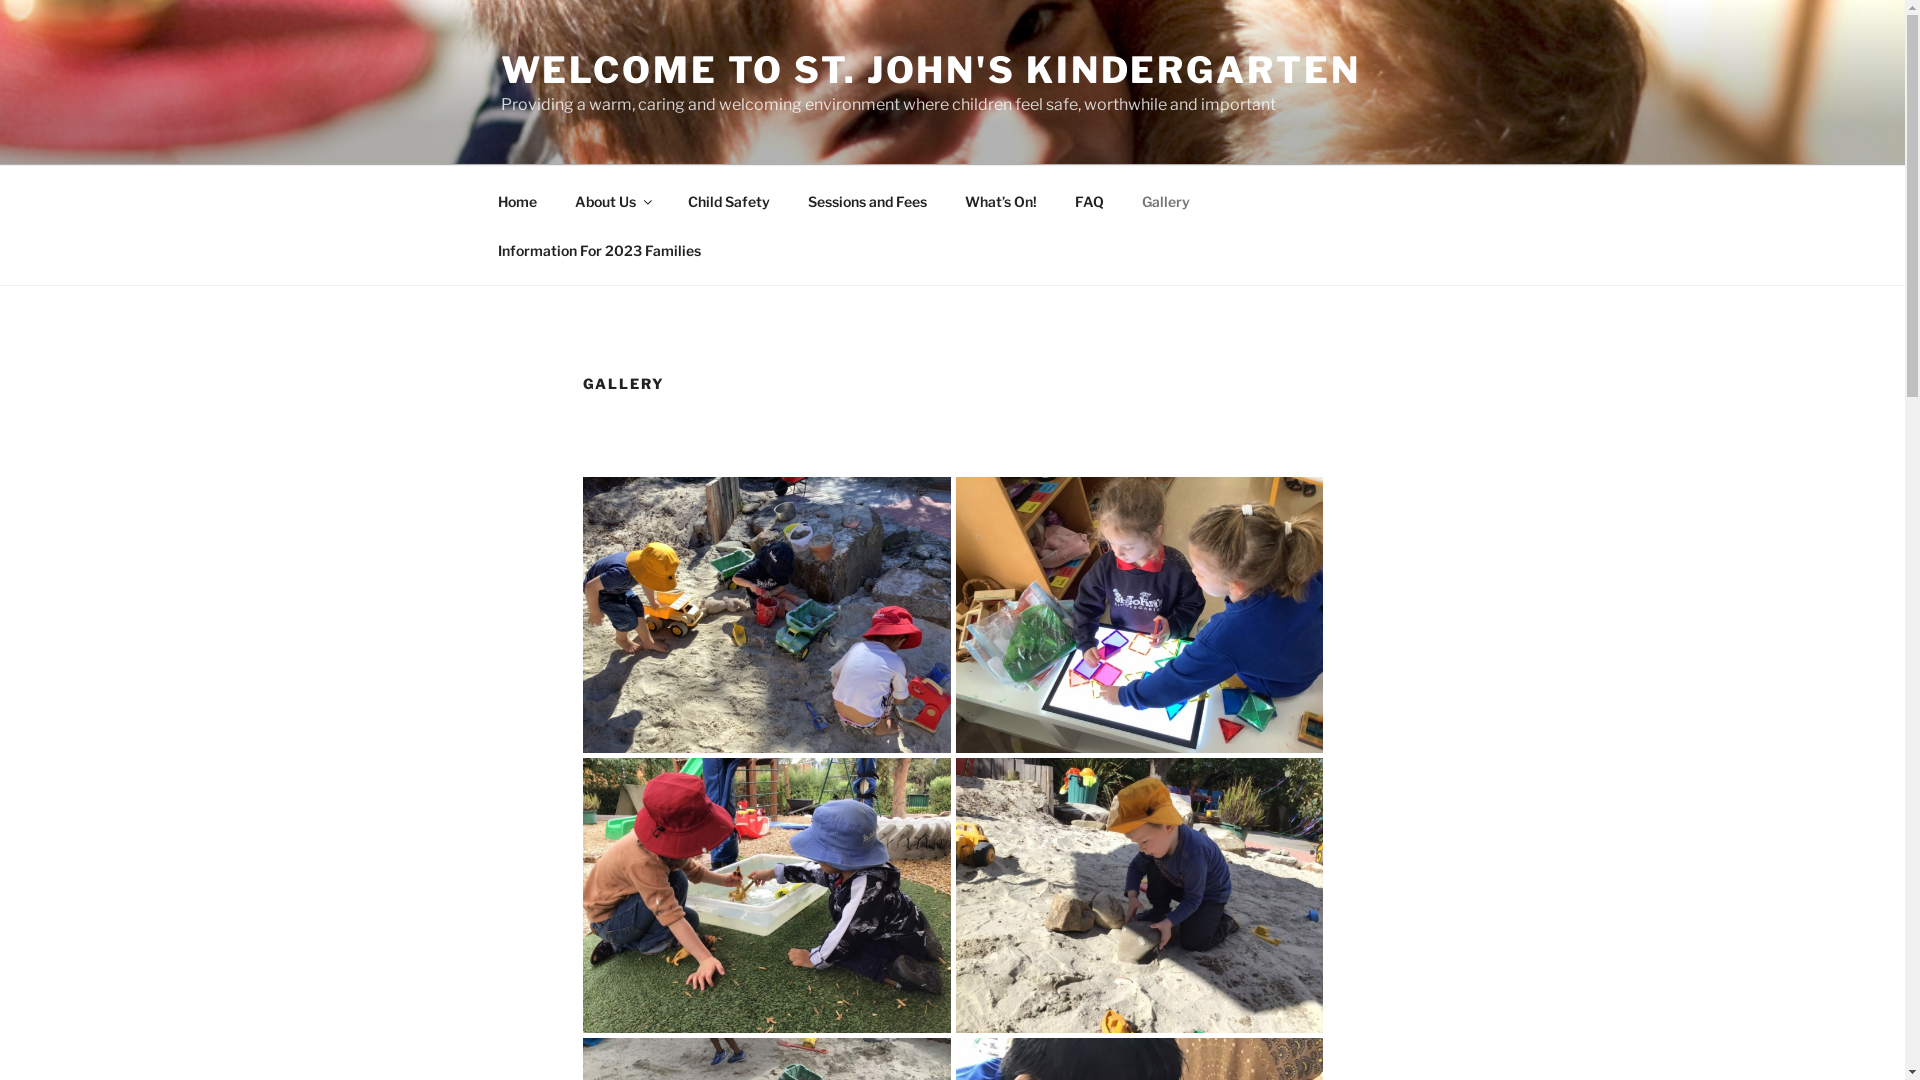 This screenshot has height=1080, width=1920. What do you see at coordinates (867, 200) in the screenshot?
I see `'Sessions and Fees'` at bounding box center [867, 200].